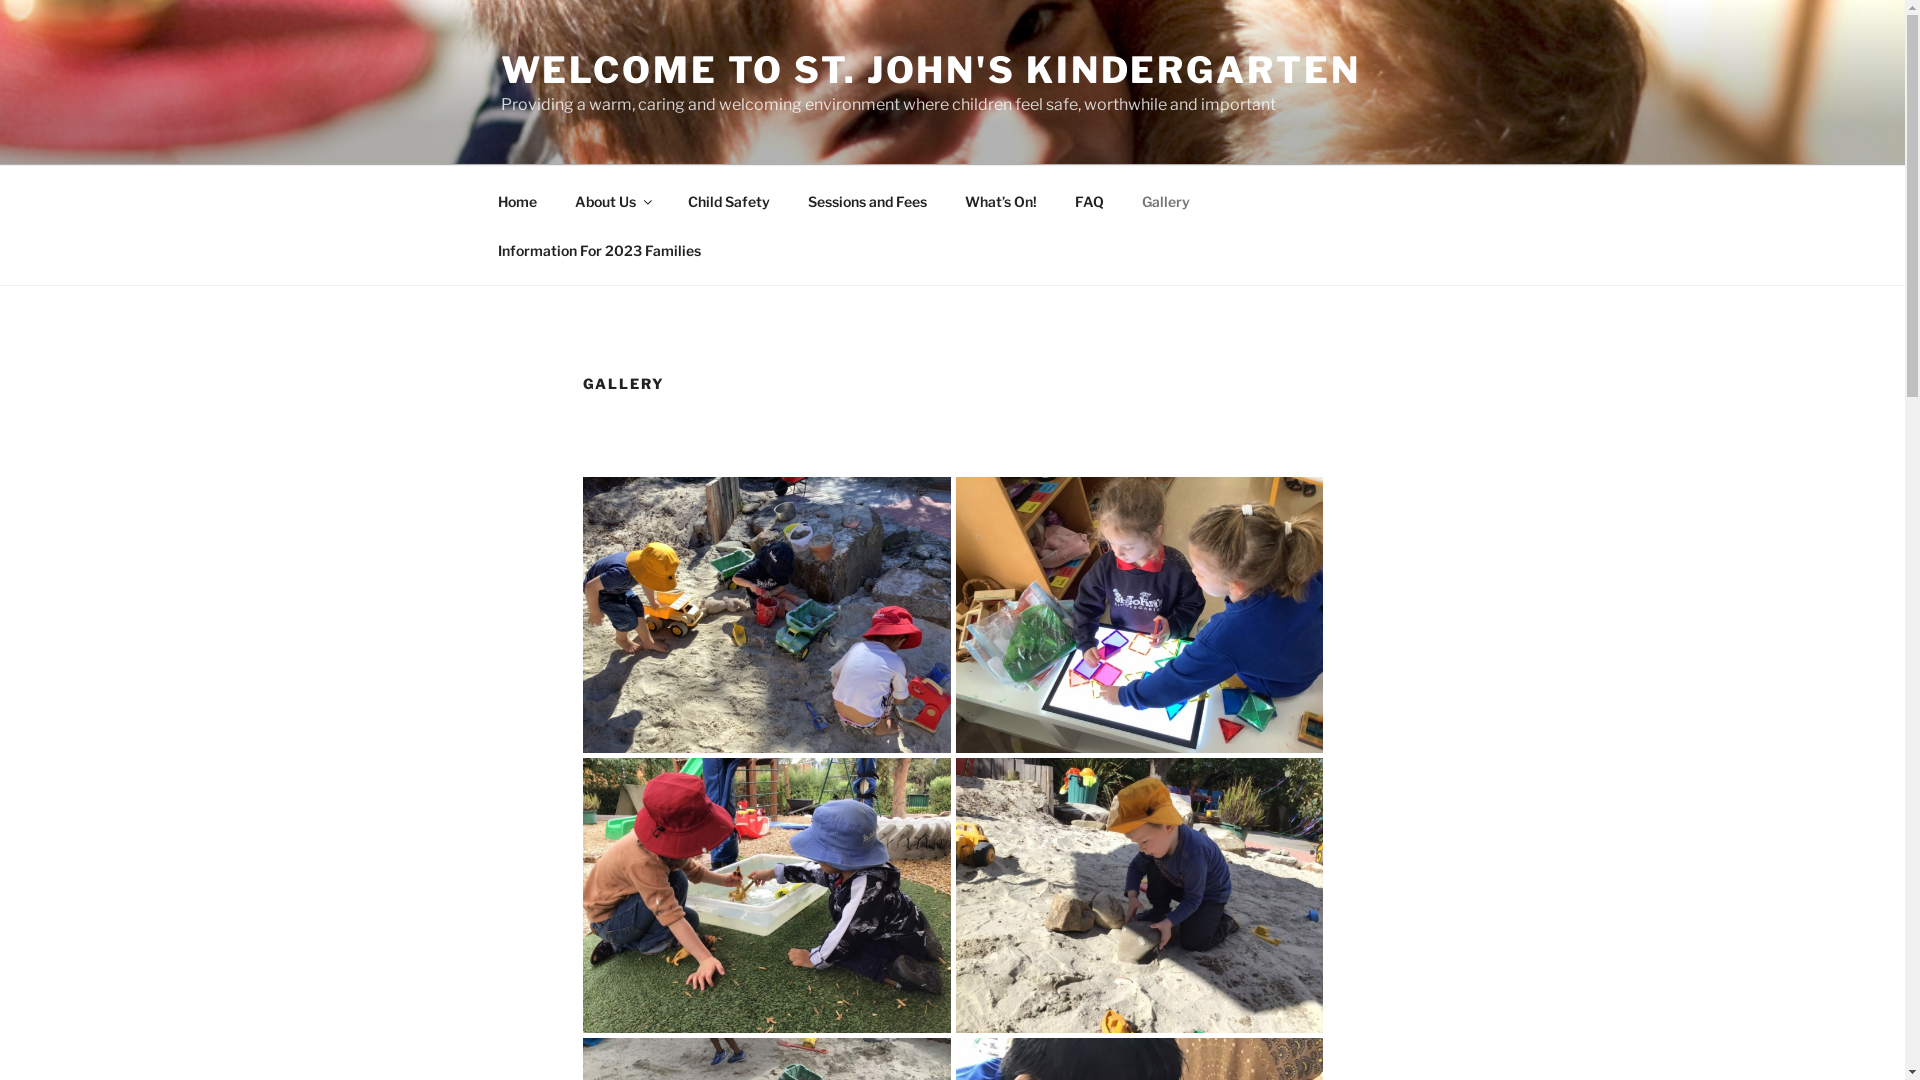 This screenshot has height=1080, width=1920. What do you see at coordinates (867, 200) in the screenshot?
I see `'Sessions and Fees'` at bounding box center [867, 200].